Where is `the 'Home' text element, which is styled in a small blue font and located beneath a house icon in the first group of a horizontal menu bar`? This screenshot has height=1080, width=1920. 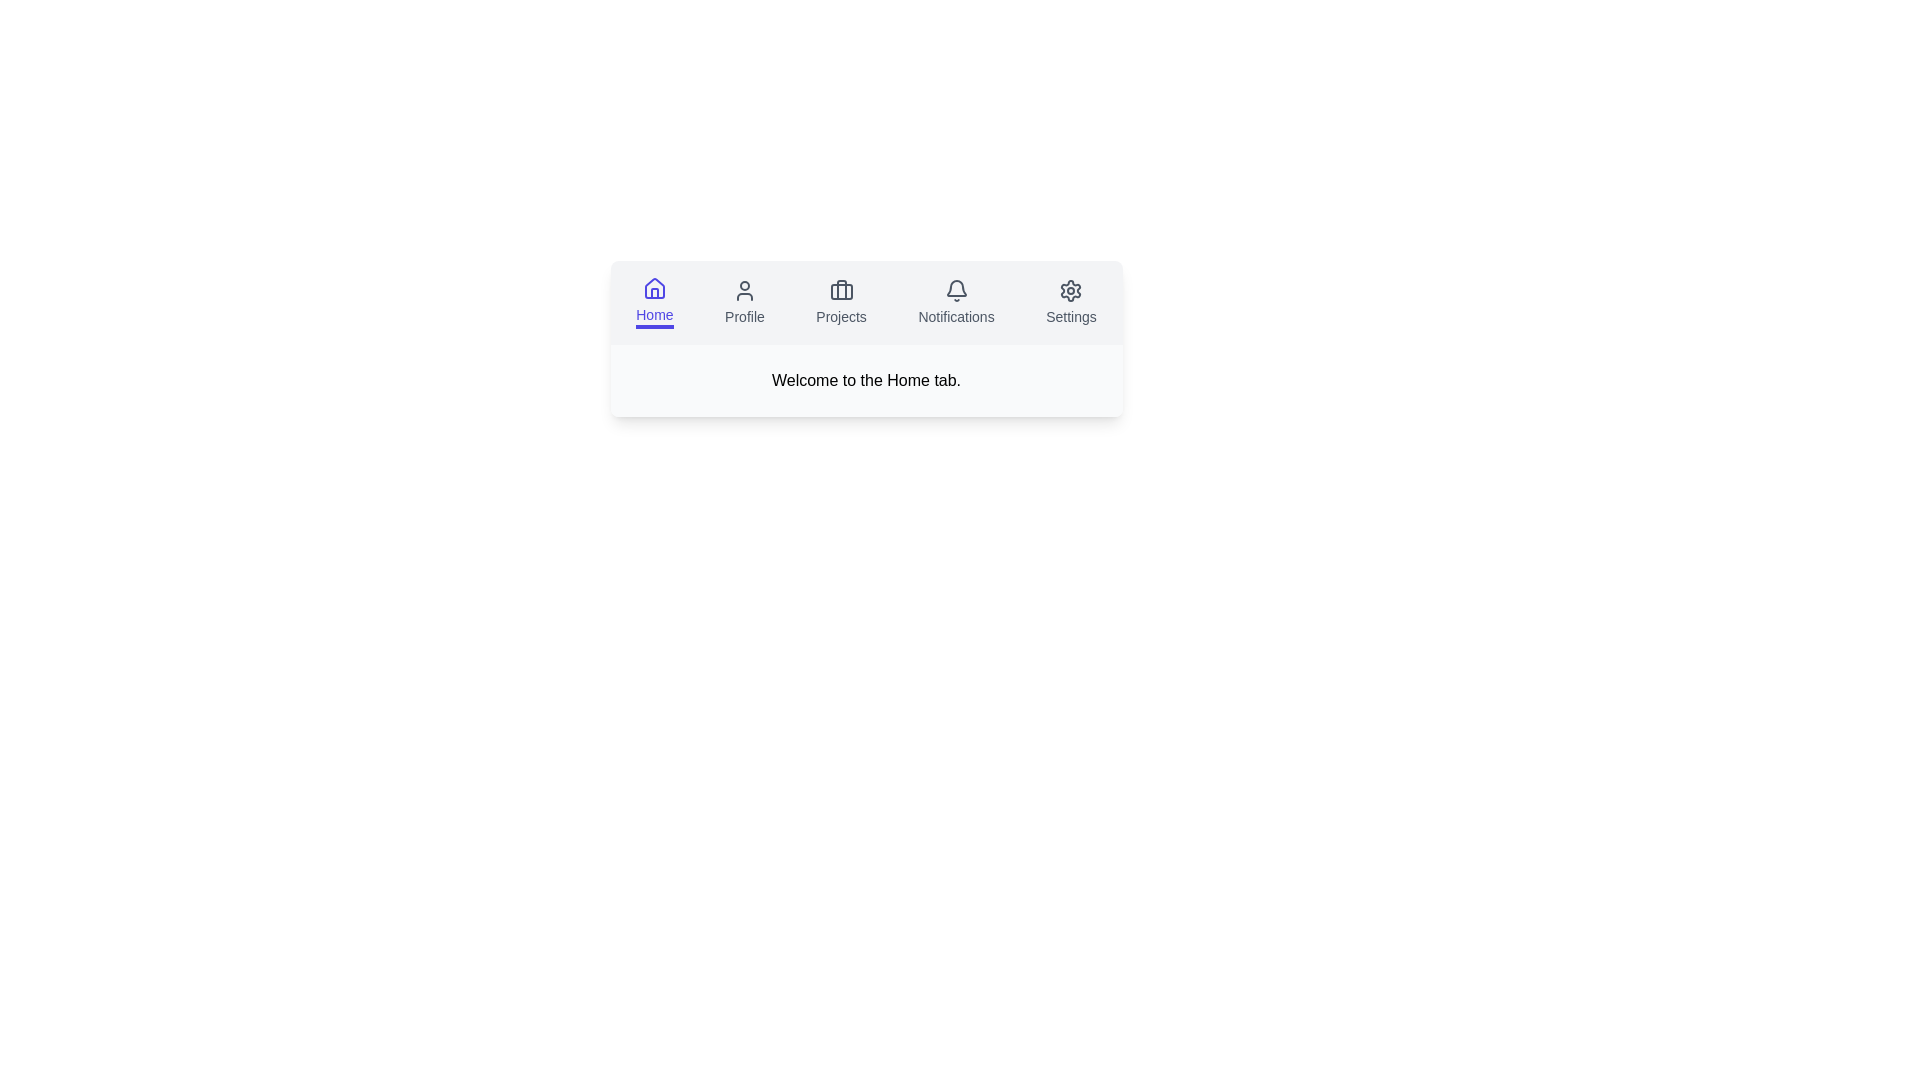
the 'Home' text element, which is styled in a small blue font and located beneath a house icon in the first group of a horizontal menu bar is located at coordinates (654, 315).